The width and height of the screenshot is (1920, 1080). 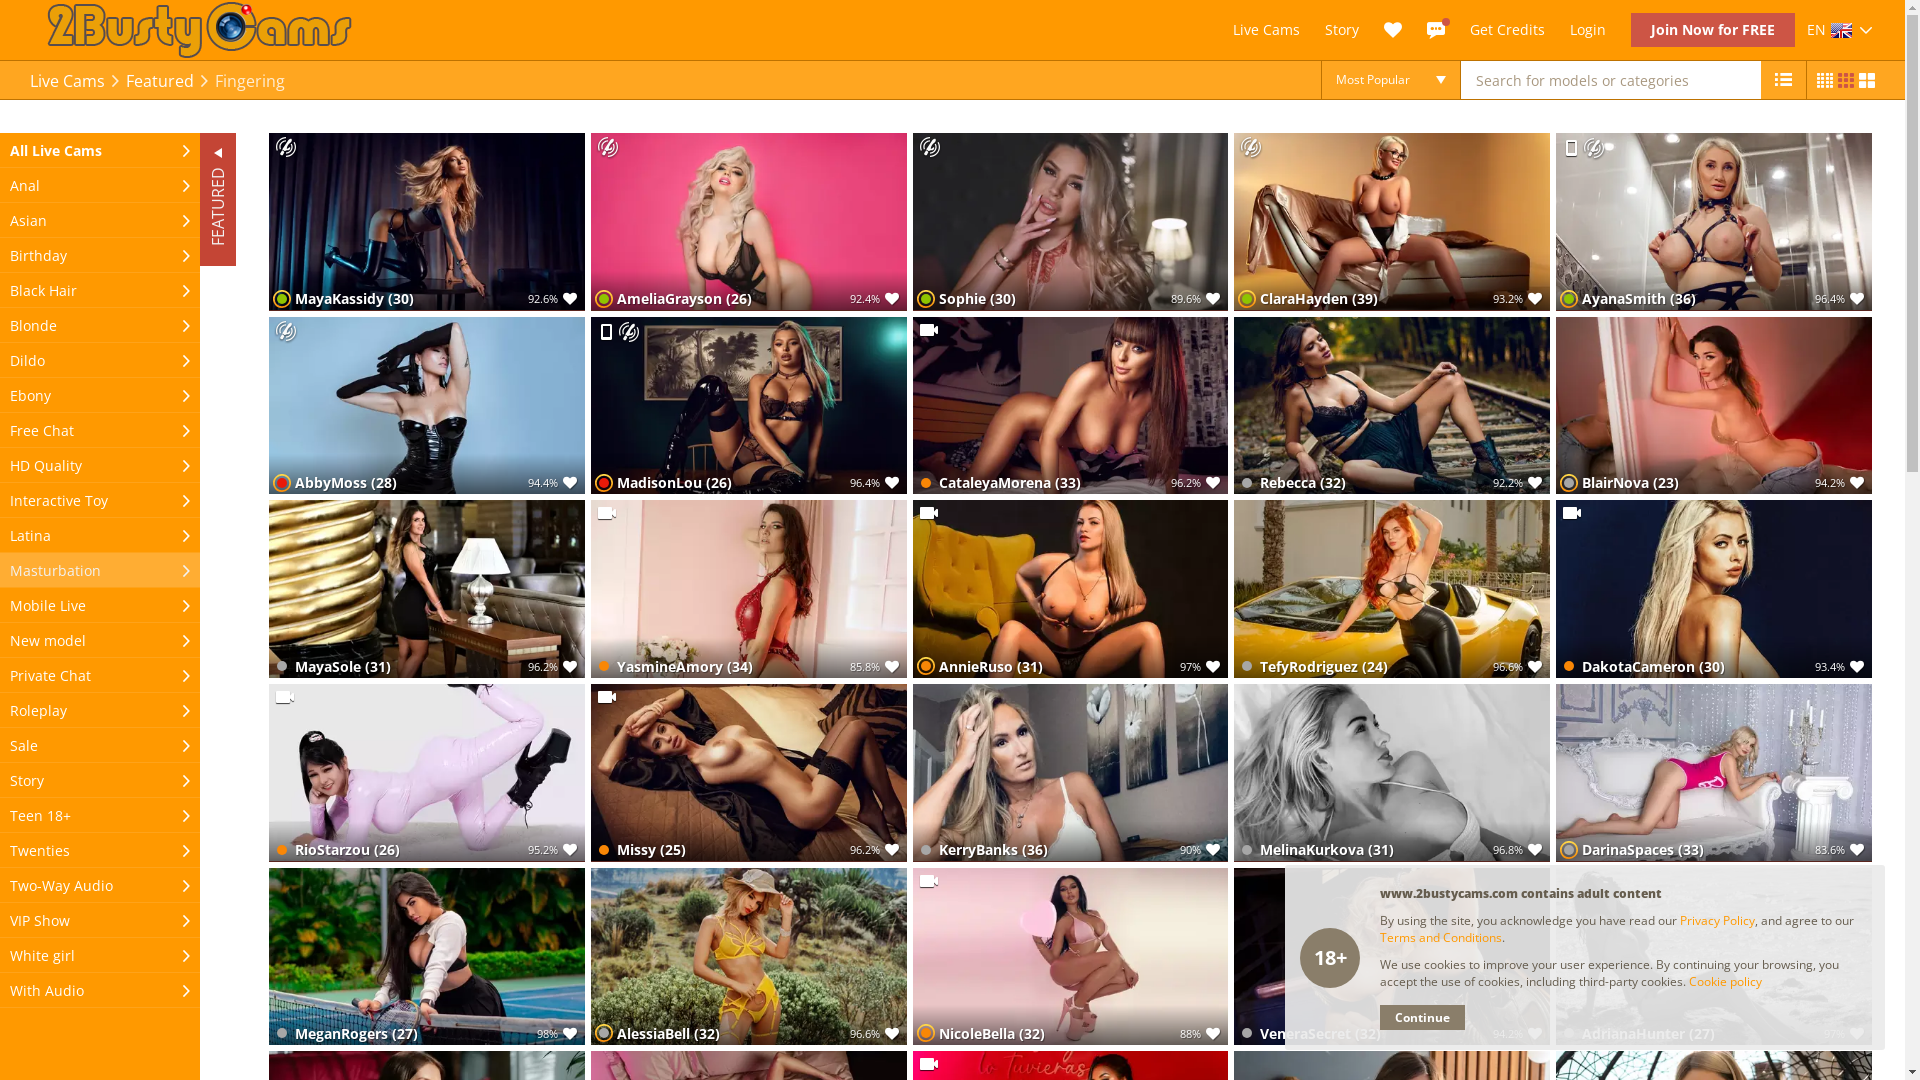 What do you see at coordinates (158, 80) in the screenshot?
I see `'Featured'` at bounding box center [158, 80].